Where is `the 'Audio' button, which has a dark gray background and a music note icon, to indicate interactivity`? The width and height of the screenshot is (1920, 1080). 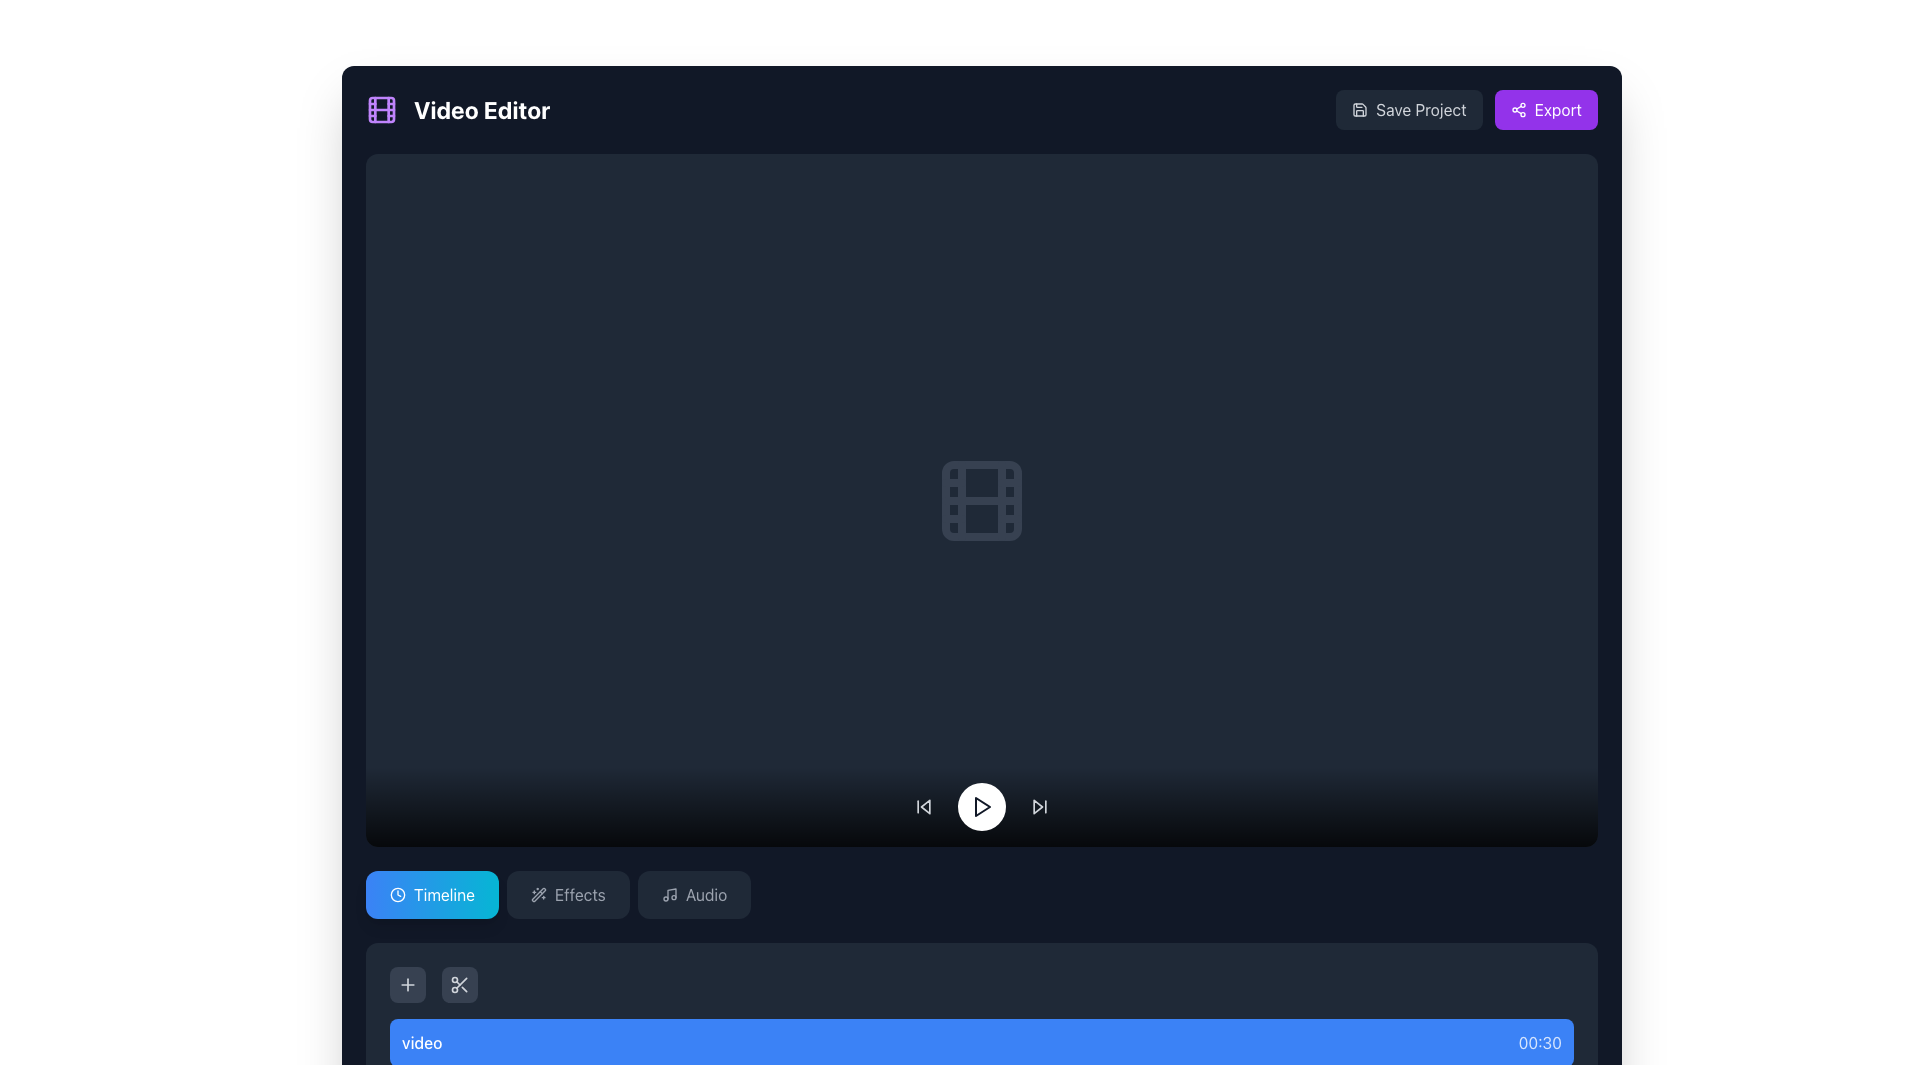
the 'Audio' button, which has a dark gray background and a music note icon, to indicate interactivity is located at coordinates (694, 893).